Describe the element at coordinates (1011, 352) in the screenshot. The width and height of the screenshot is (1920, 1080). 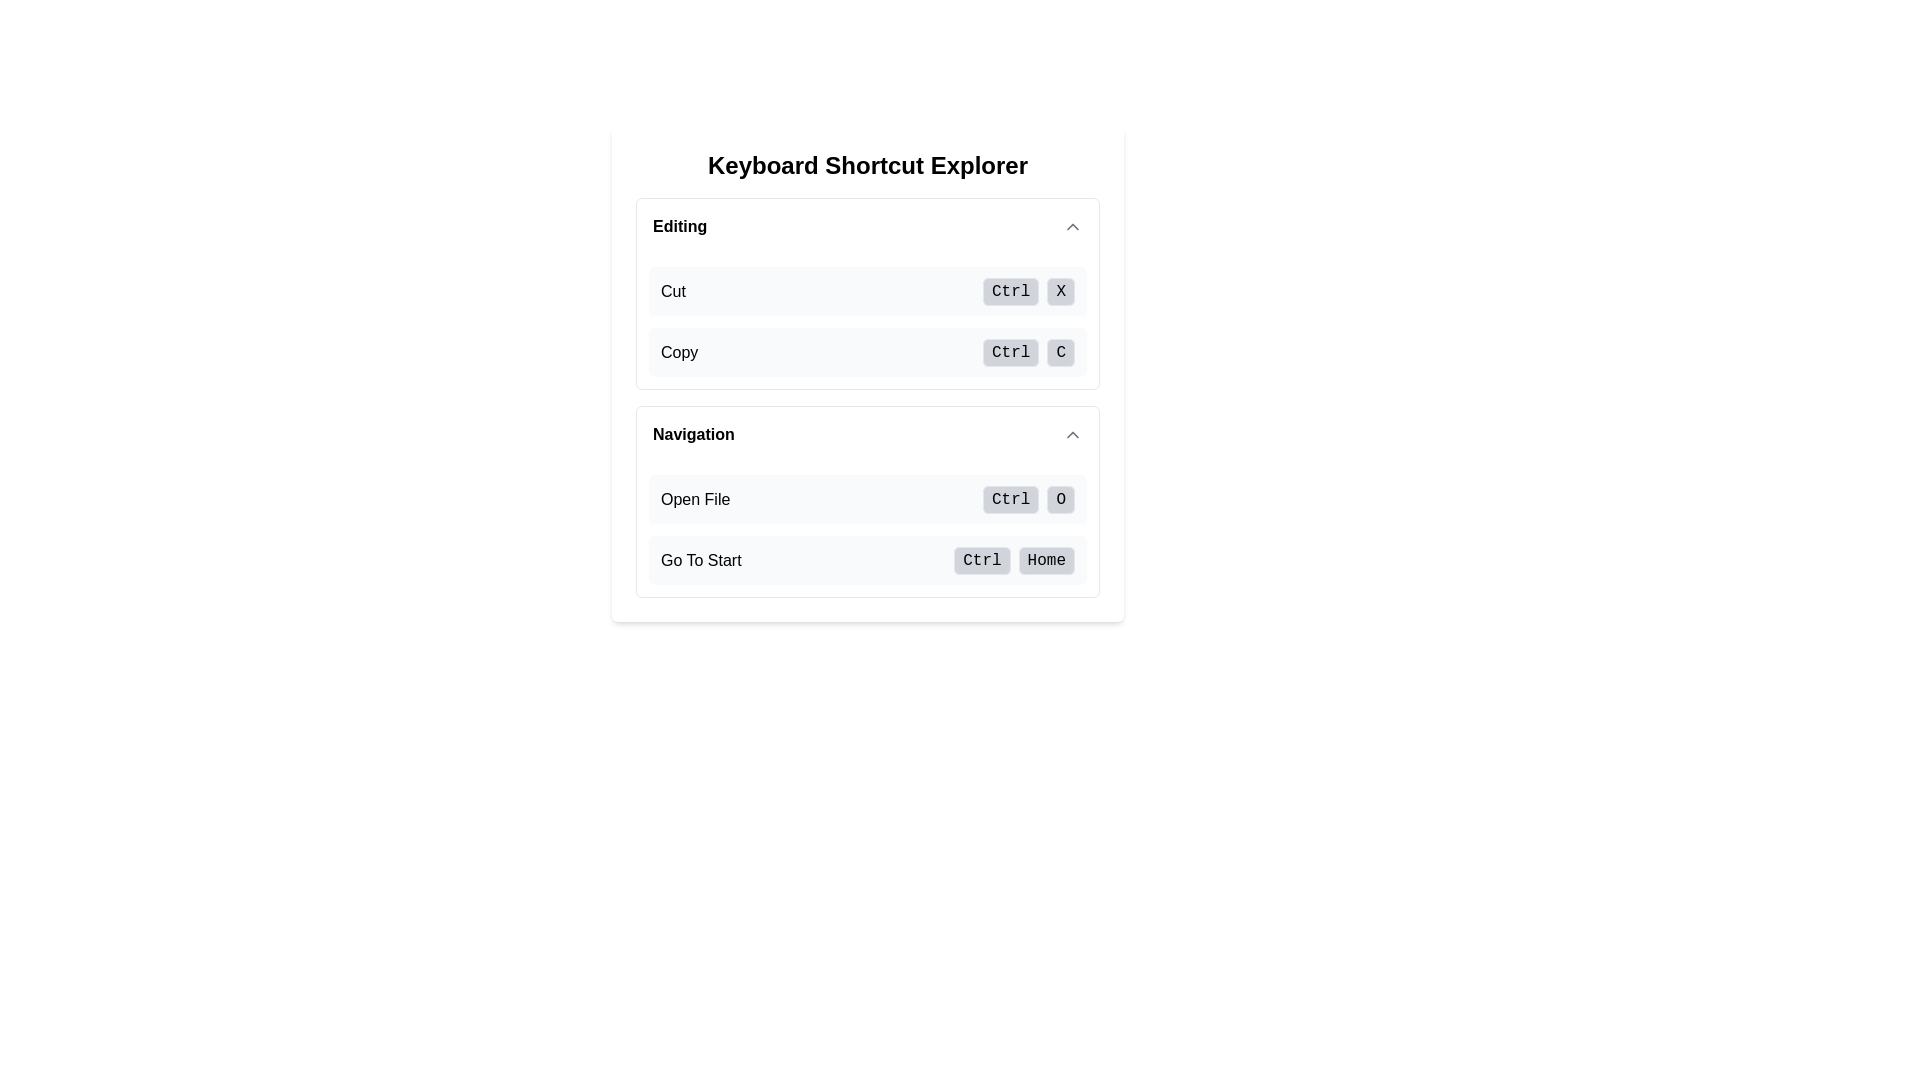
I see `the 'Ctrl' label button located in the 'Editing' section of the keyboard shortcut explorer interface, which is a small rectangular button with rounded edges and a light gray background` at that location.